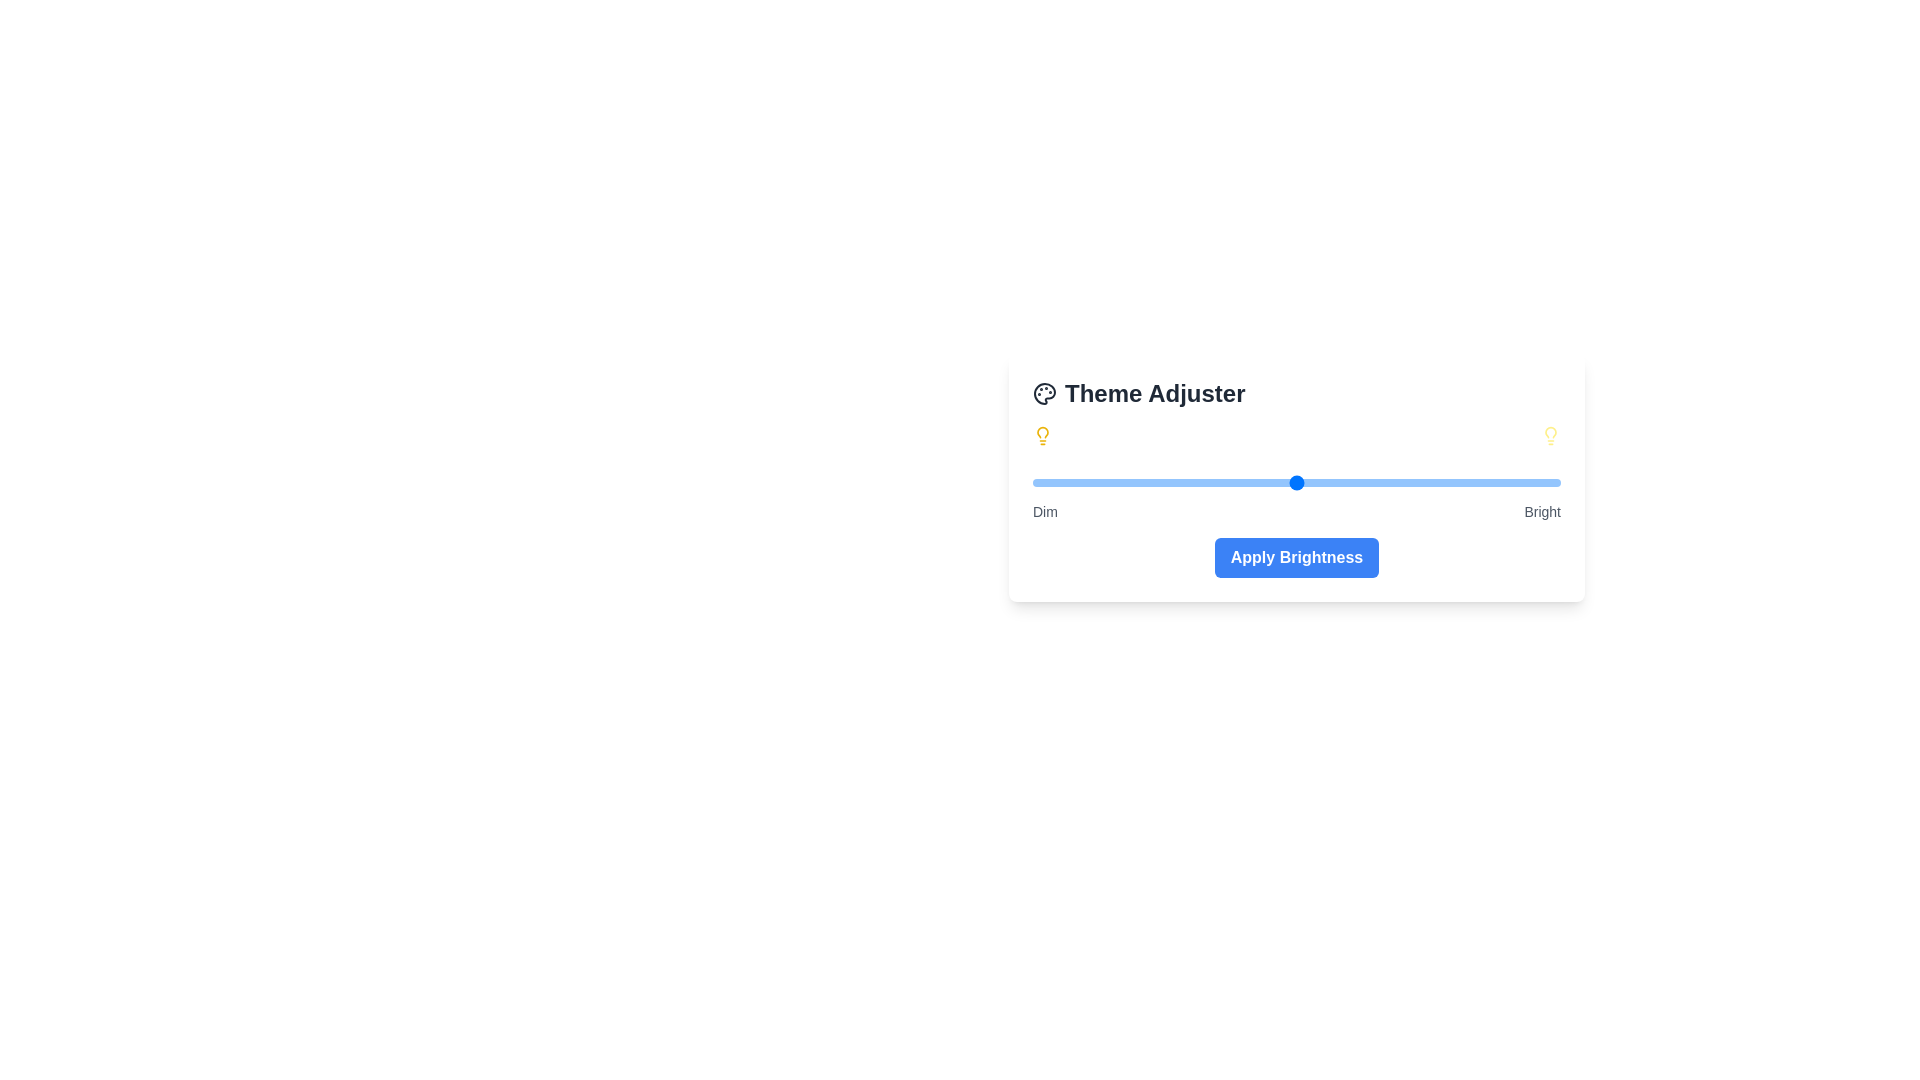 The width and height of the screenshot is (1920, 1080). What do you see at coordinates (1476, 482) in the screenshot?
I see `the brightness slider to 84%` at bounding box center [1476, 482].